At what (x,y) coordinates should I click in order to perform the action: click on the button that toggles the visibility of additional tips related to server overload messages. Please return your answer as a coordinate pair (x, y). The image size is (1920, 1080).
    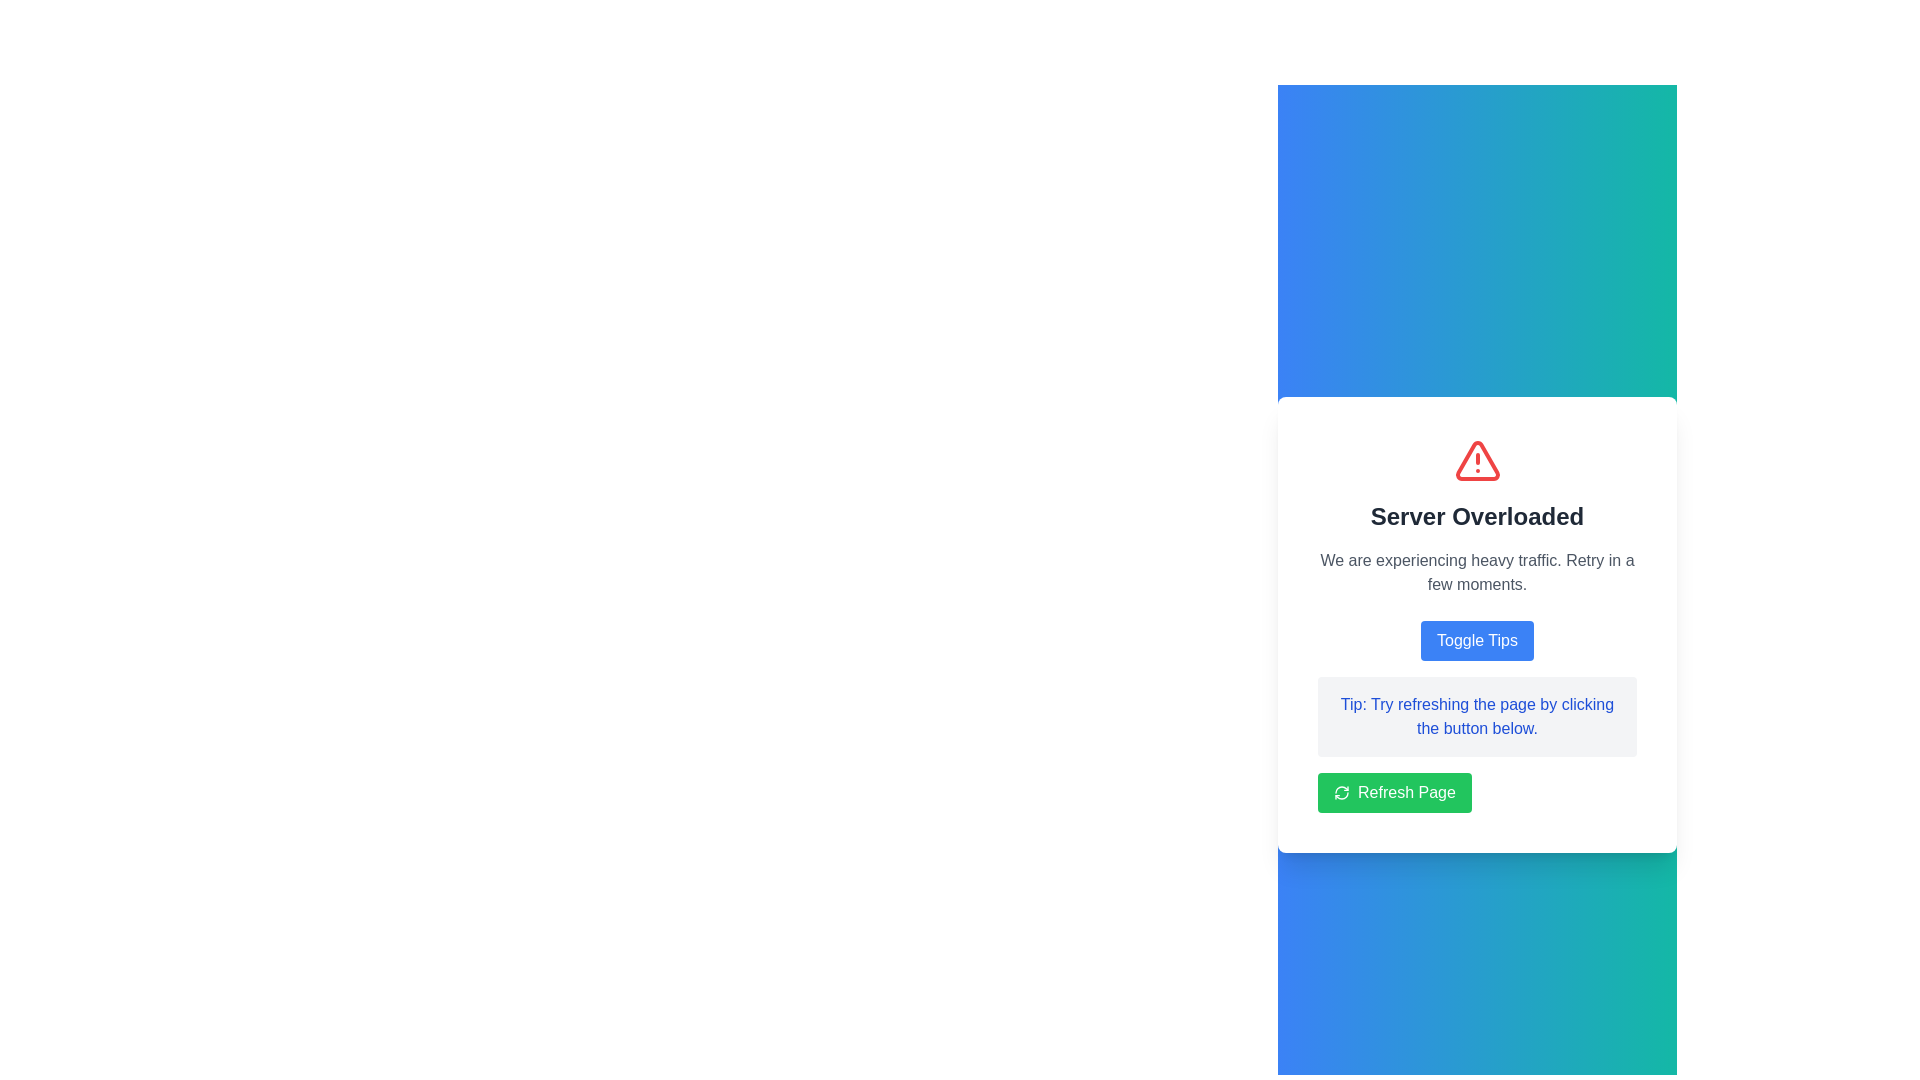
    Looking at the image, I should click on (1477, 640).